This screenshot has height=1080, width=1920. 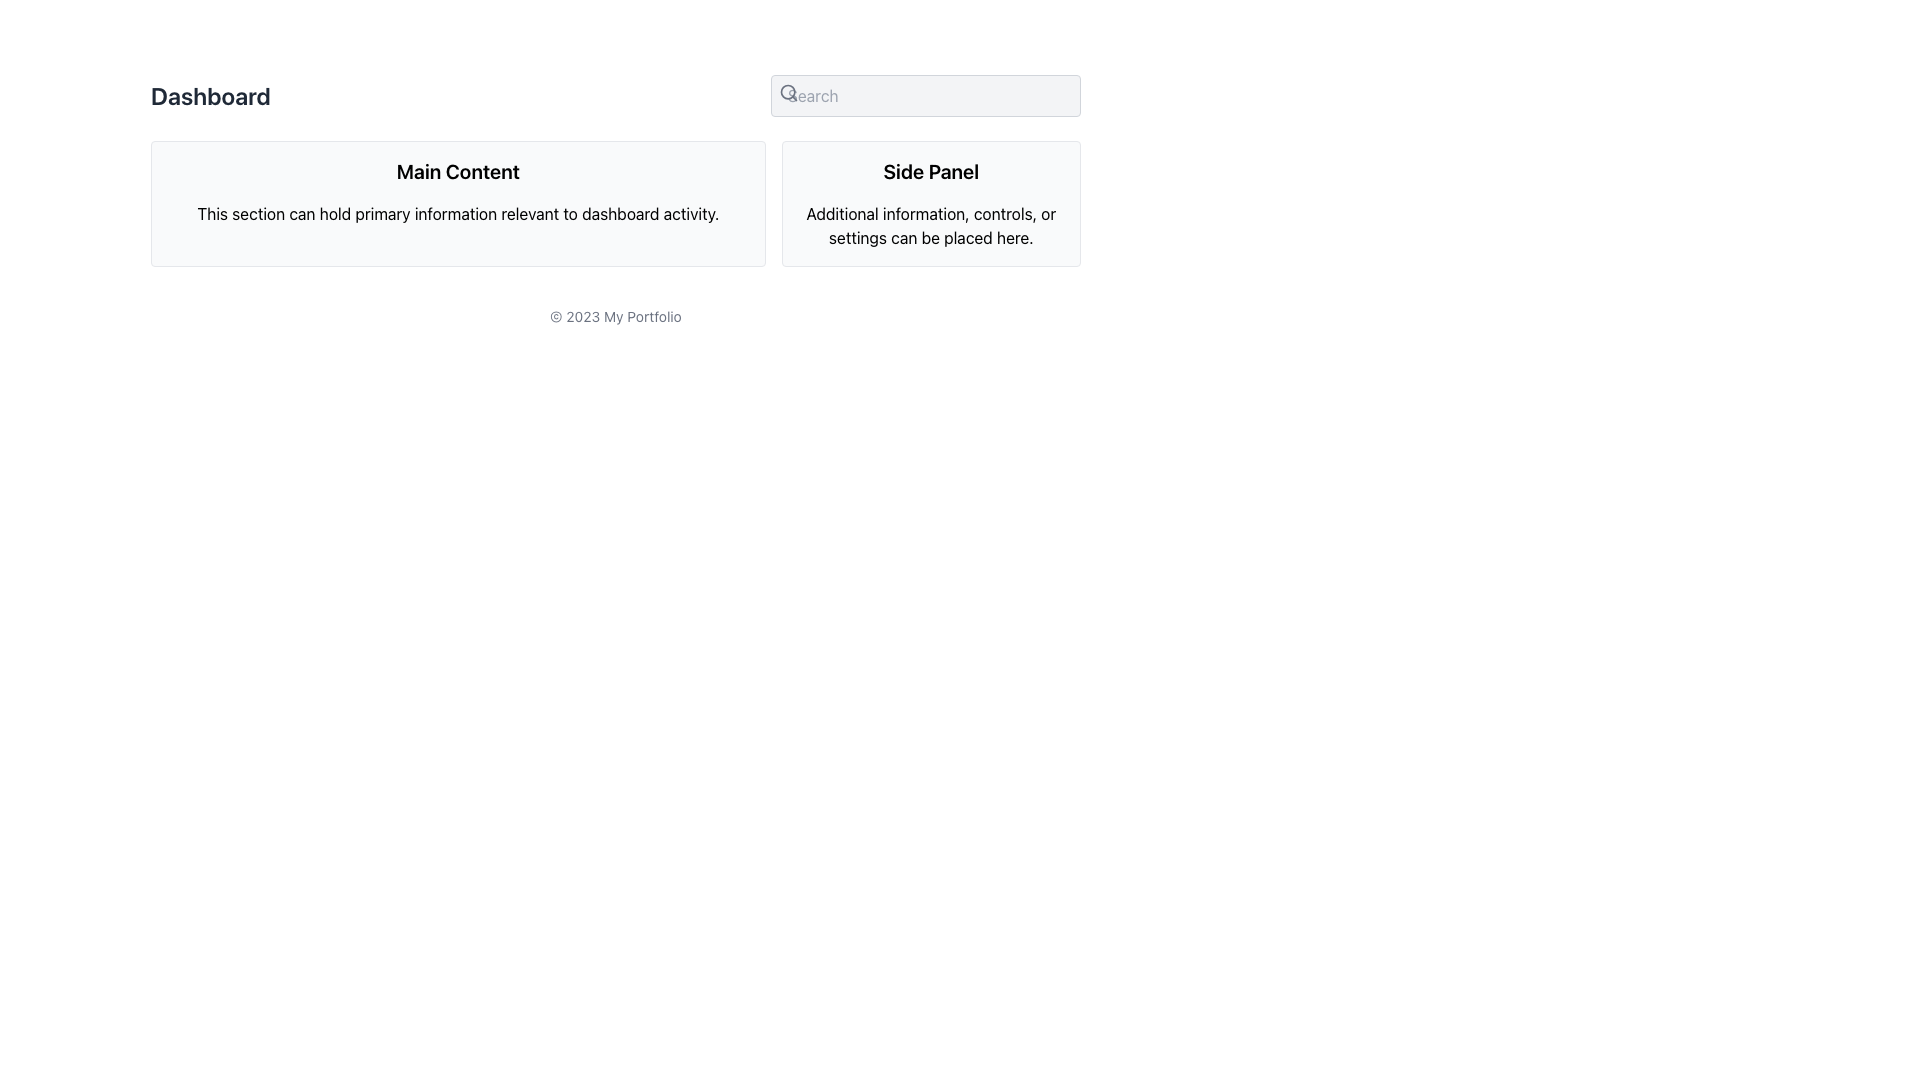 I want to click on the filled circular SVG component located inside the search icon near the top left corner of the search bar, so click(x=787, y=92).